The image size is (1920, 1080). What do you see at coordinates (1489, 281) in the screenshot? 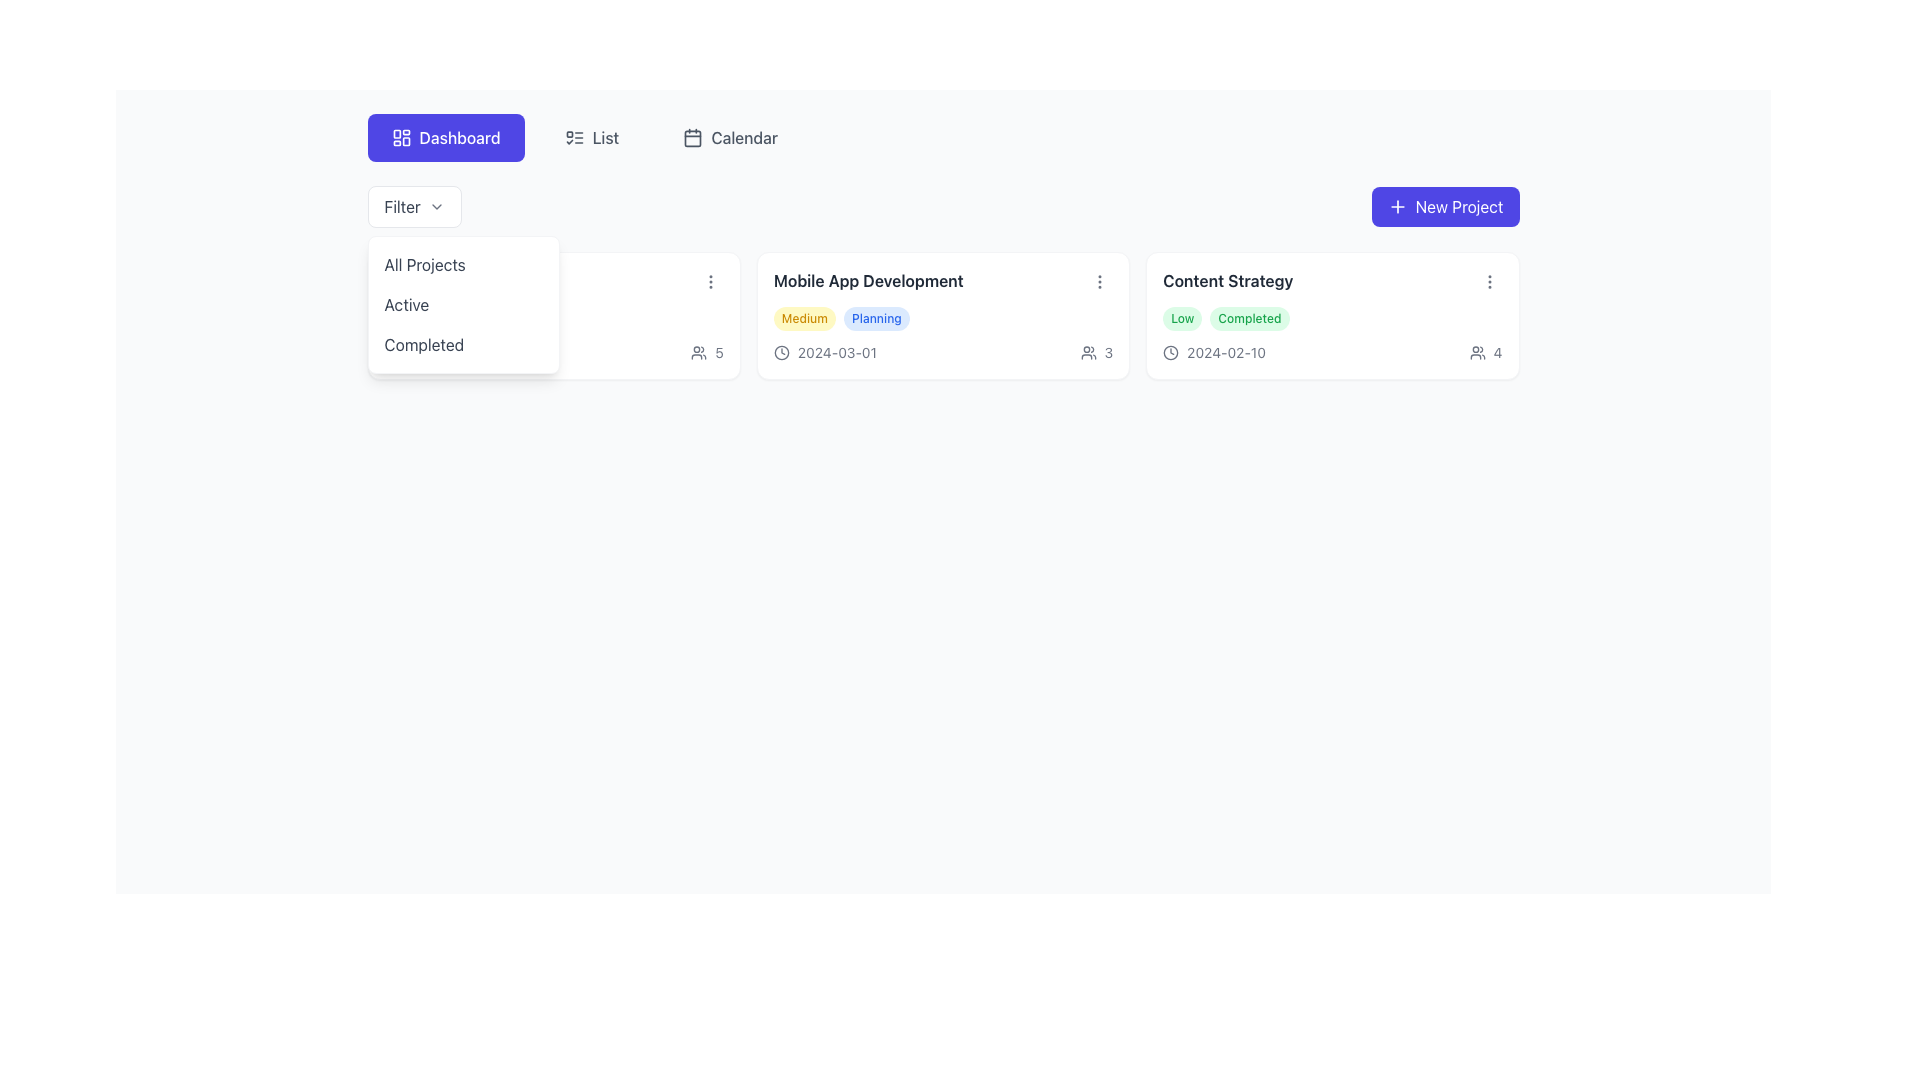
I see `the button located at the top-right corner of the 'Content Strategy' card` at bounding box center [1489, 281].